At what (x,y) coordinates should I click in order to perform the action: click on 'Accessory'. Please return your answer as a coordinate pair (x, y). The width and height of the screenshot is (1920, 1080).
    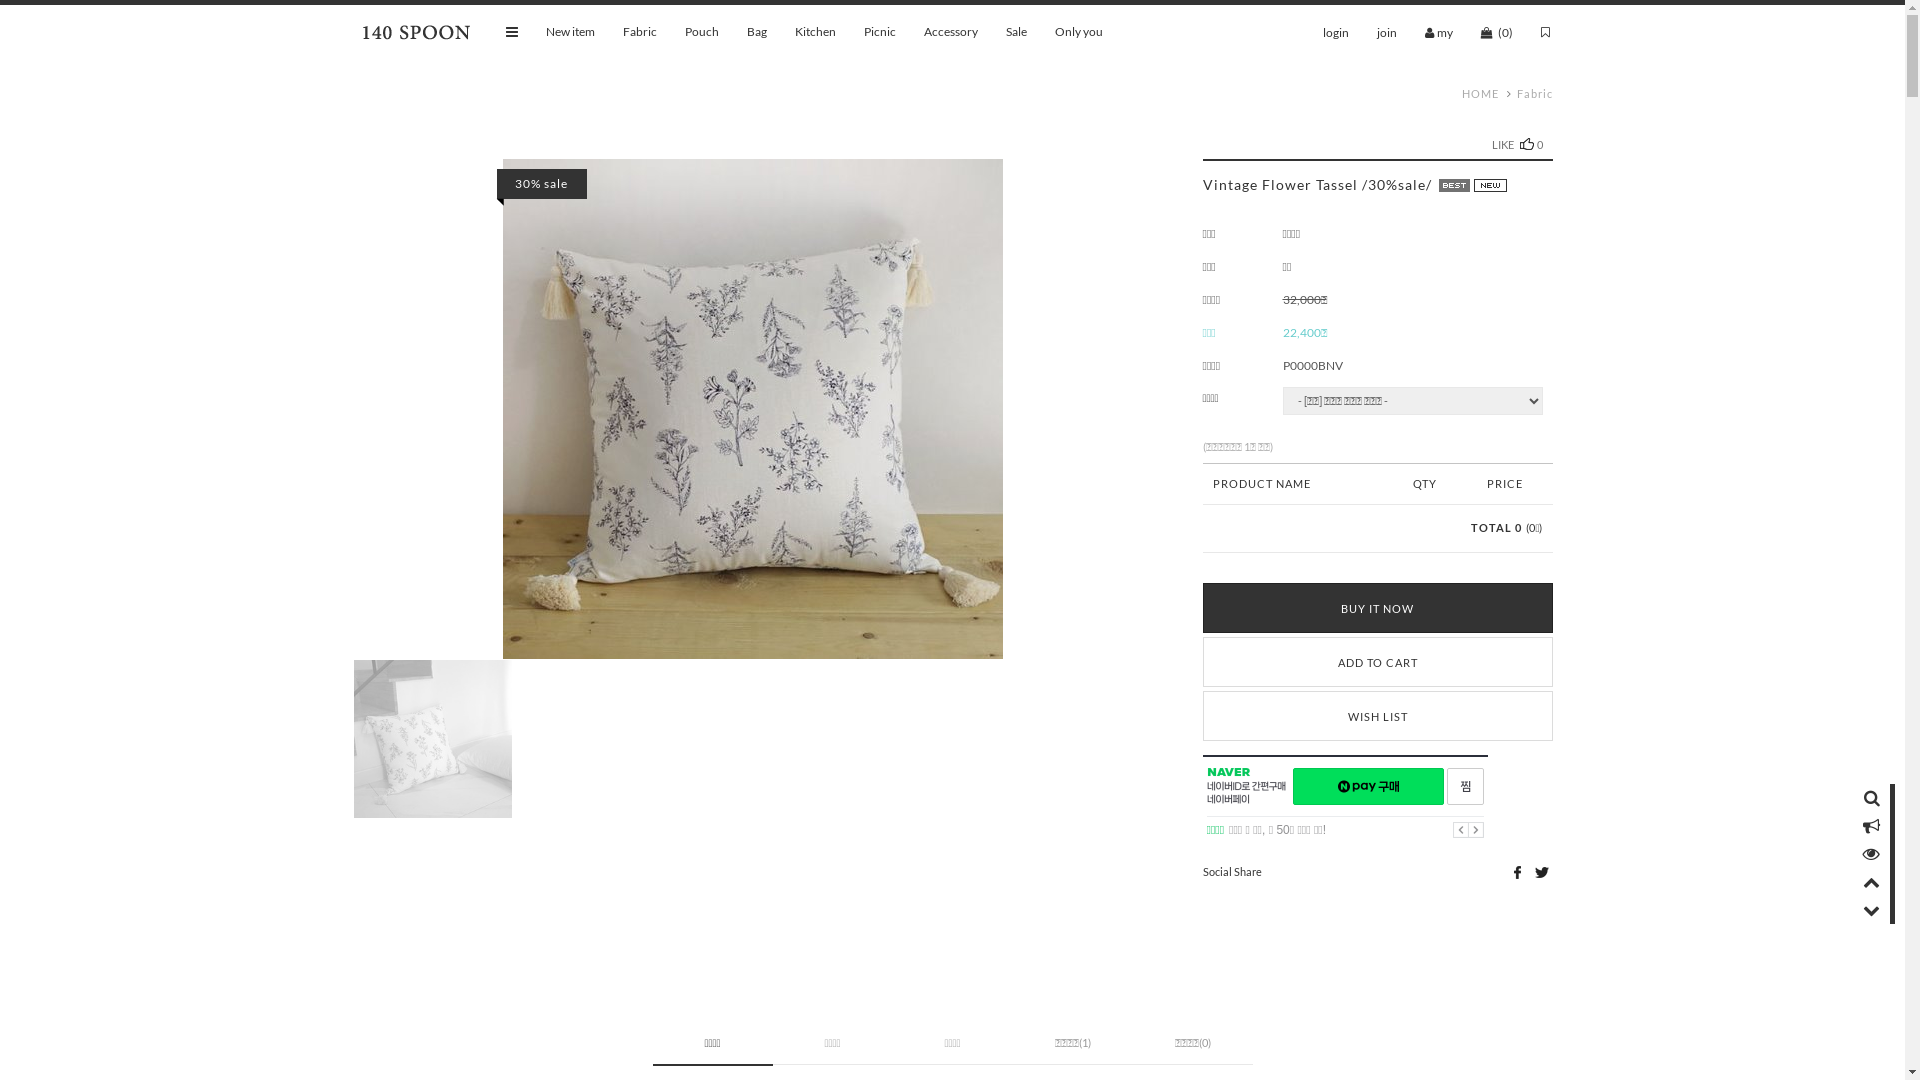
    Looking at the image, I should click on (949, 31).